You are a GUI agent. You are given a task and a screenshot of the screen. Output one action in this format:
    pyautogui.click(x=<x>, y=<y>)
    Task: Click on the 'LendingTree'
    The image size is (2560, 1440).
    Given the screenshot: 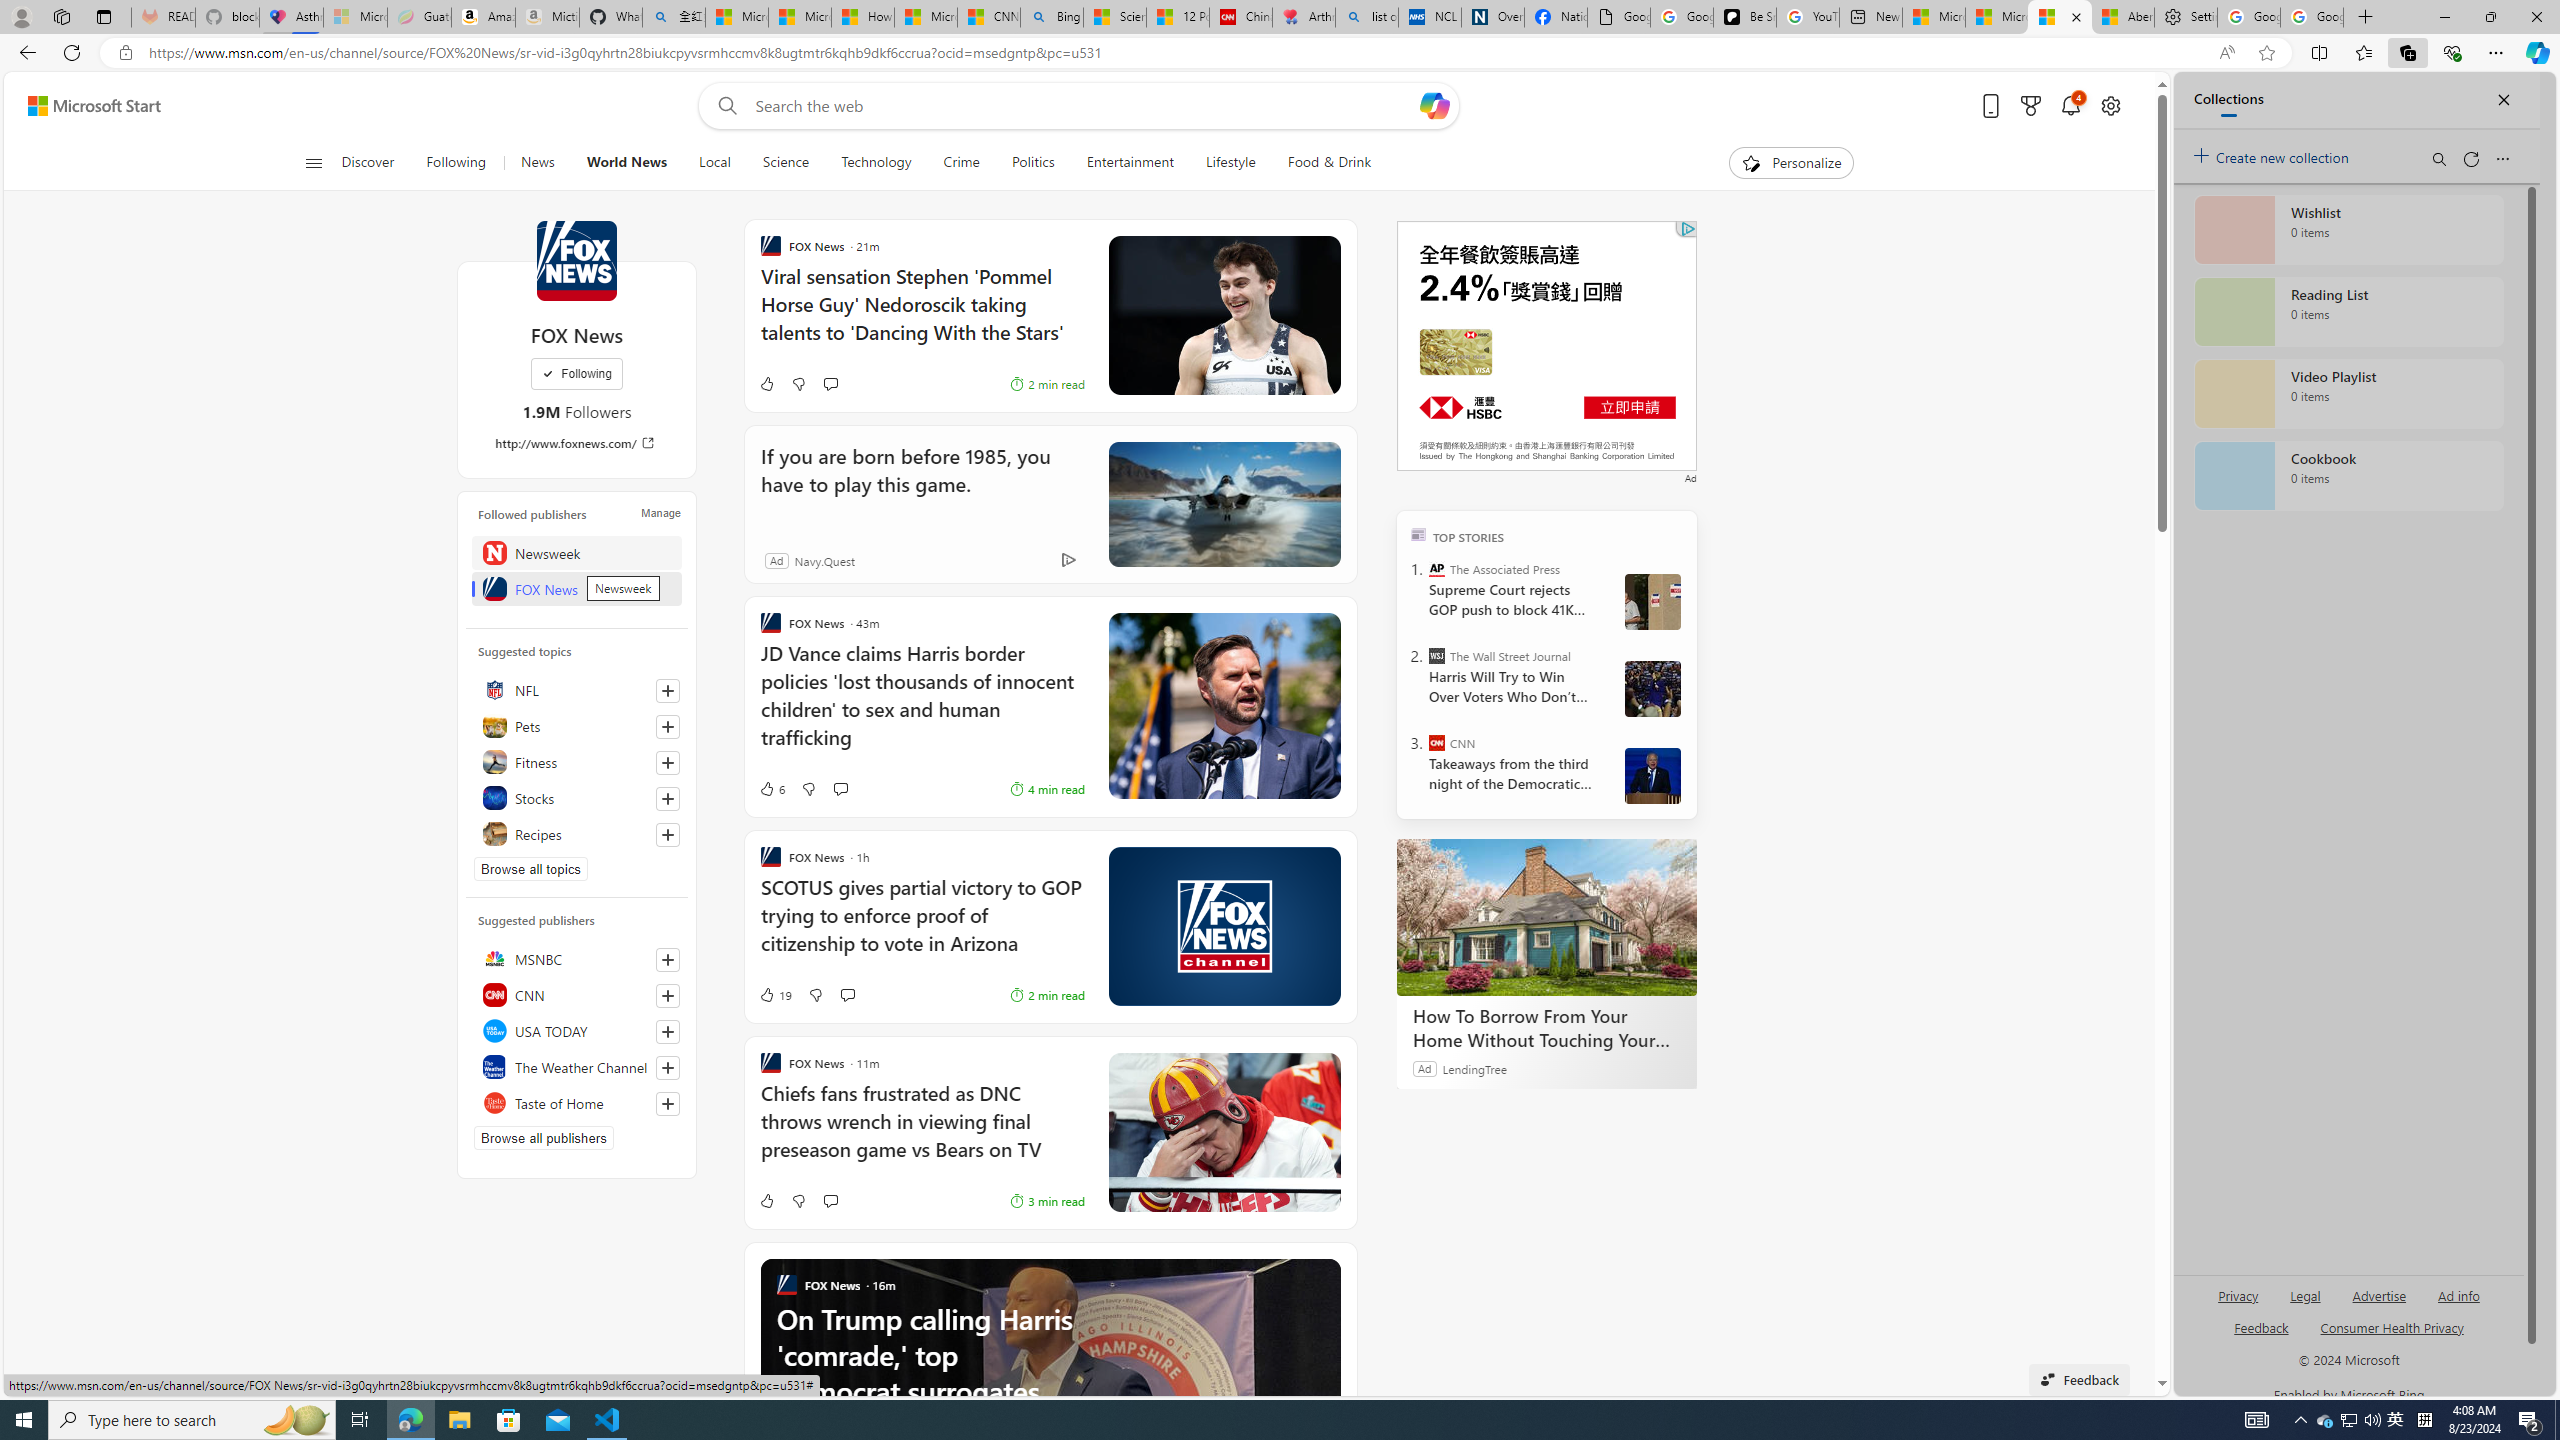 What is the action you would take?
    pyautogui.click(x=1473, y=1068)
    